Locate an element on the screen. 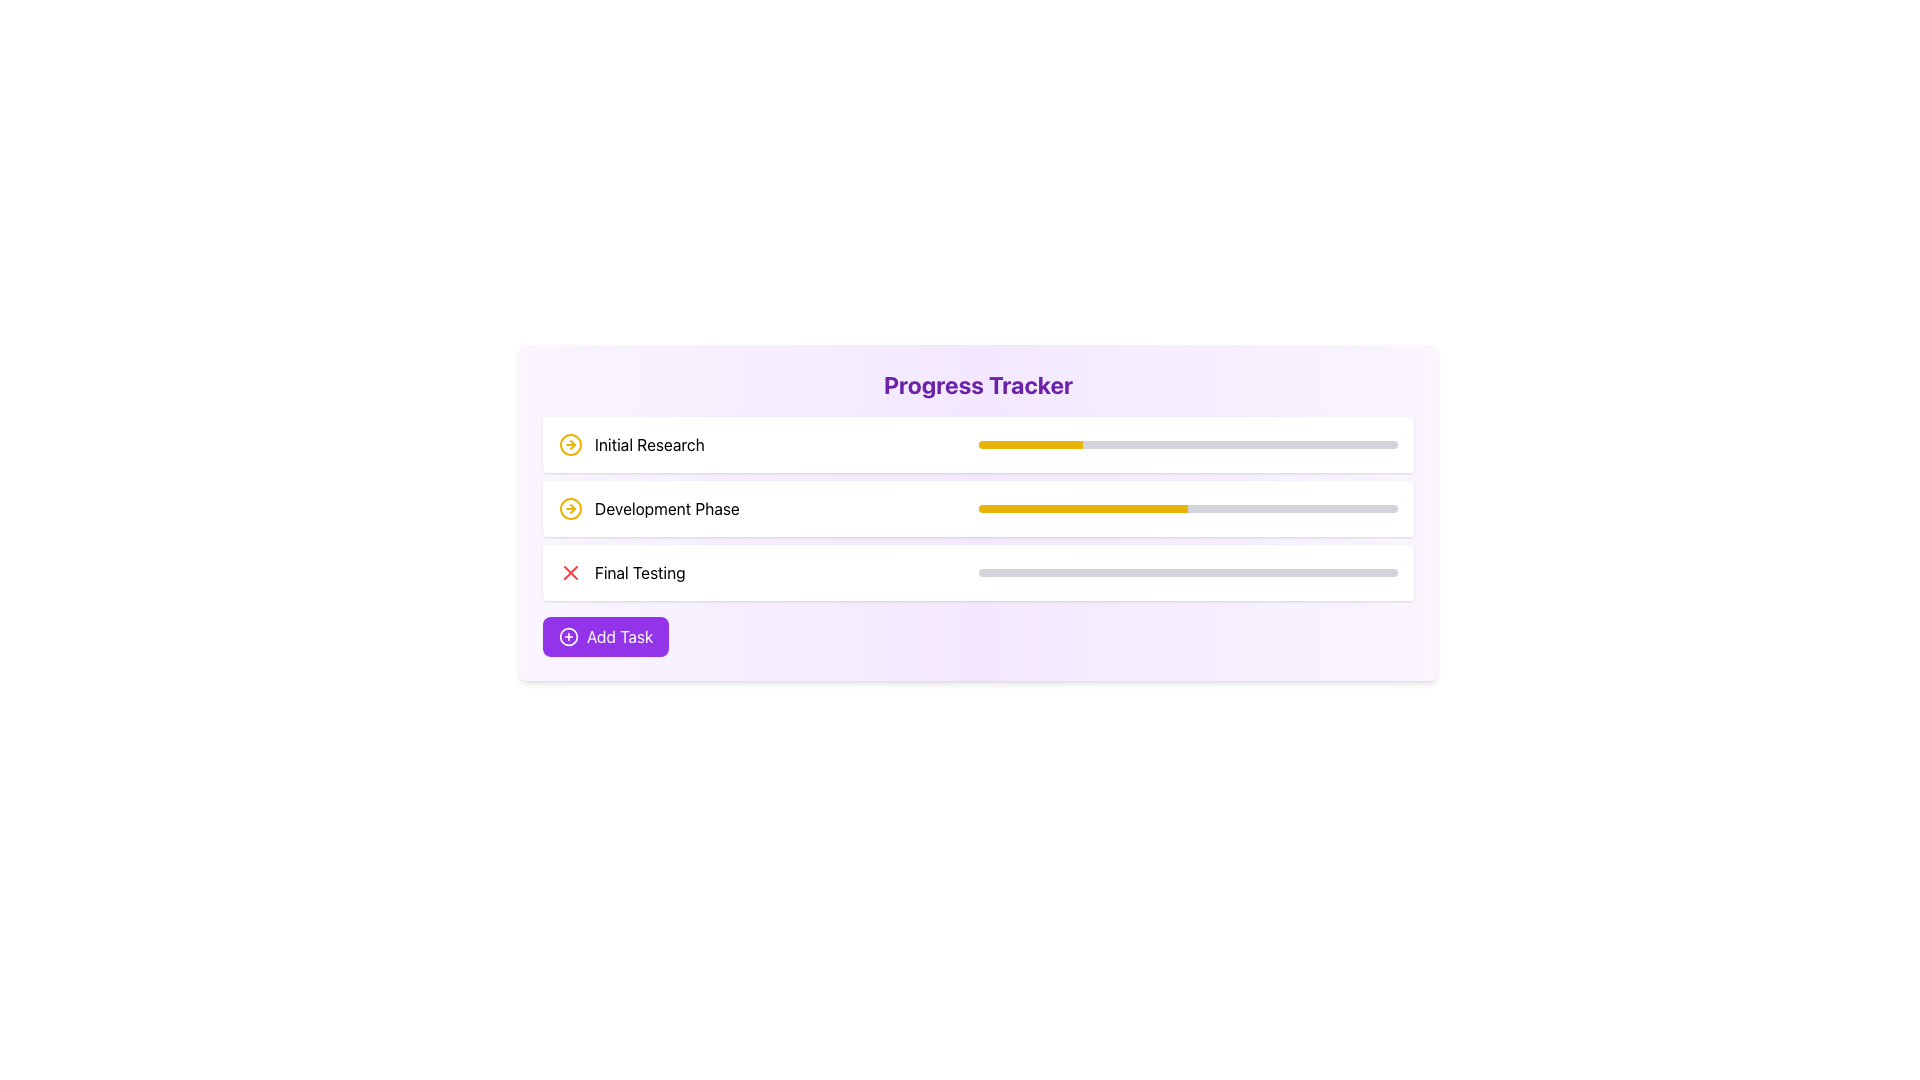 This screenshot has height=1080, width=1920. the purple circular 'Add Task' button that contains a plus sign, located at the bottom-left corner of the task progression interface is located at coordinates (568, 636).